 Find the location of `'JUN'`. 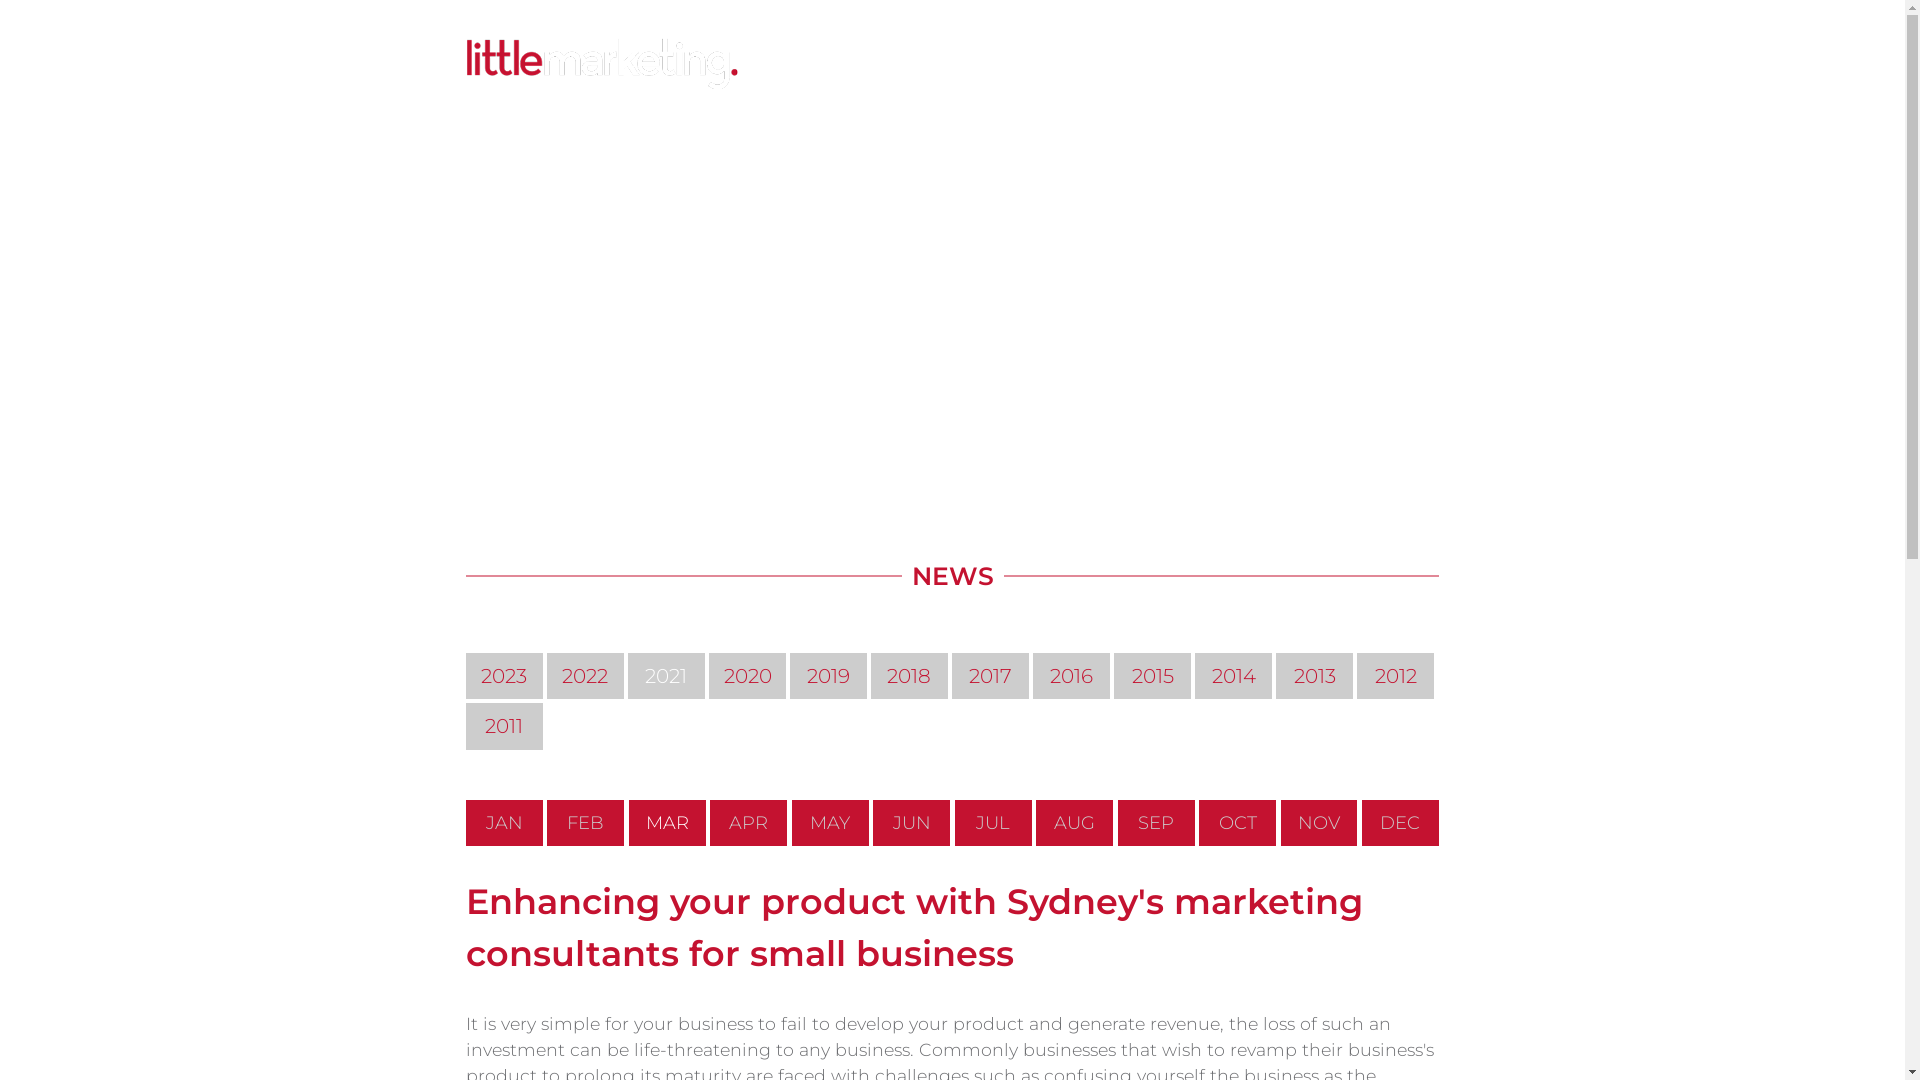

'JUN' is located at coordinates (910, 822).